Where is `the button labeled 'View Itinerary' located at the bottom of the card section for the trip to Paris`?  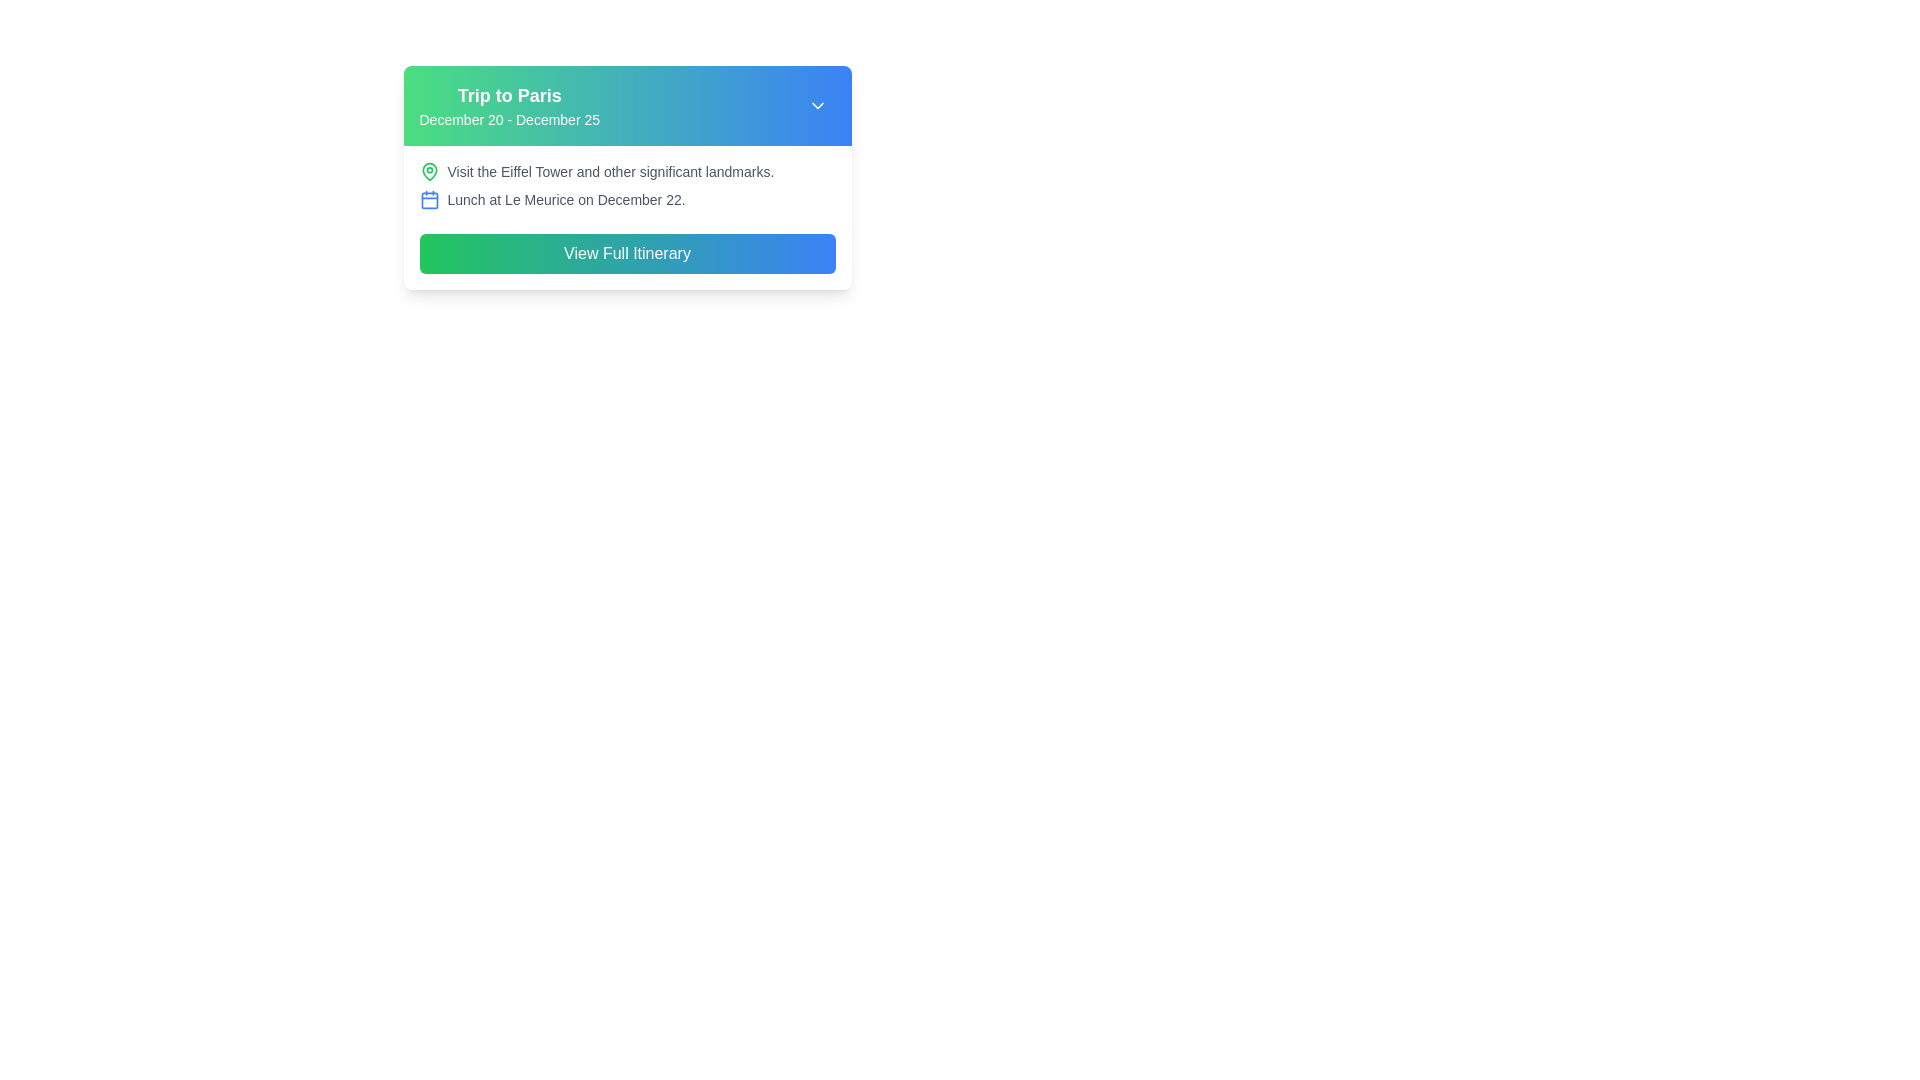 the button labeled 'View Itinerary' located at the bottom of the card section for the trip to Paris is located at coordinates (626, 253).